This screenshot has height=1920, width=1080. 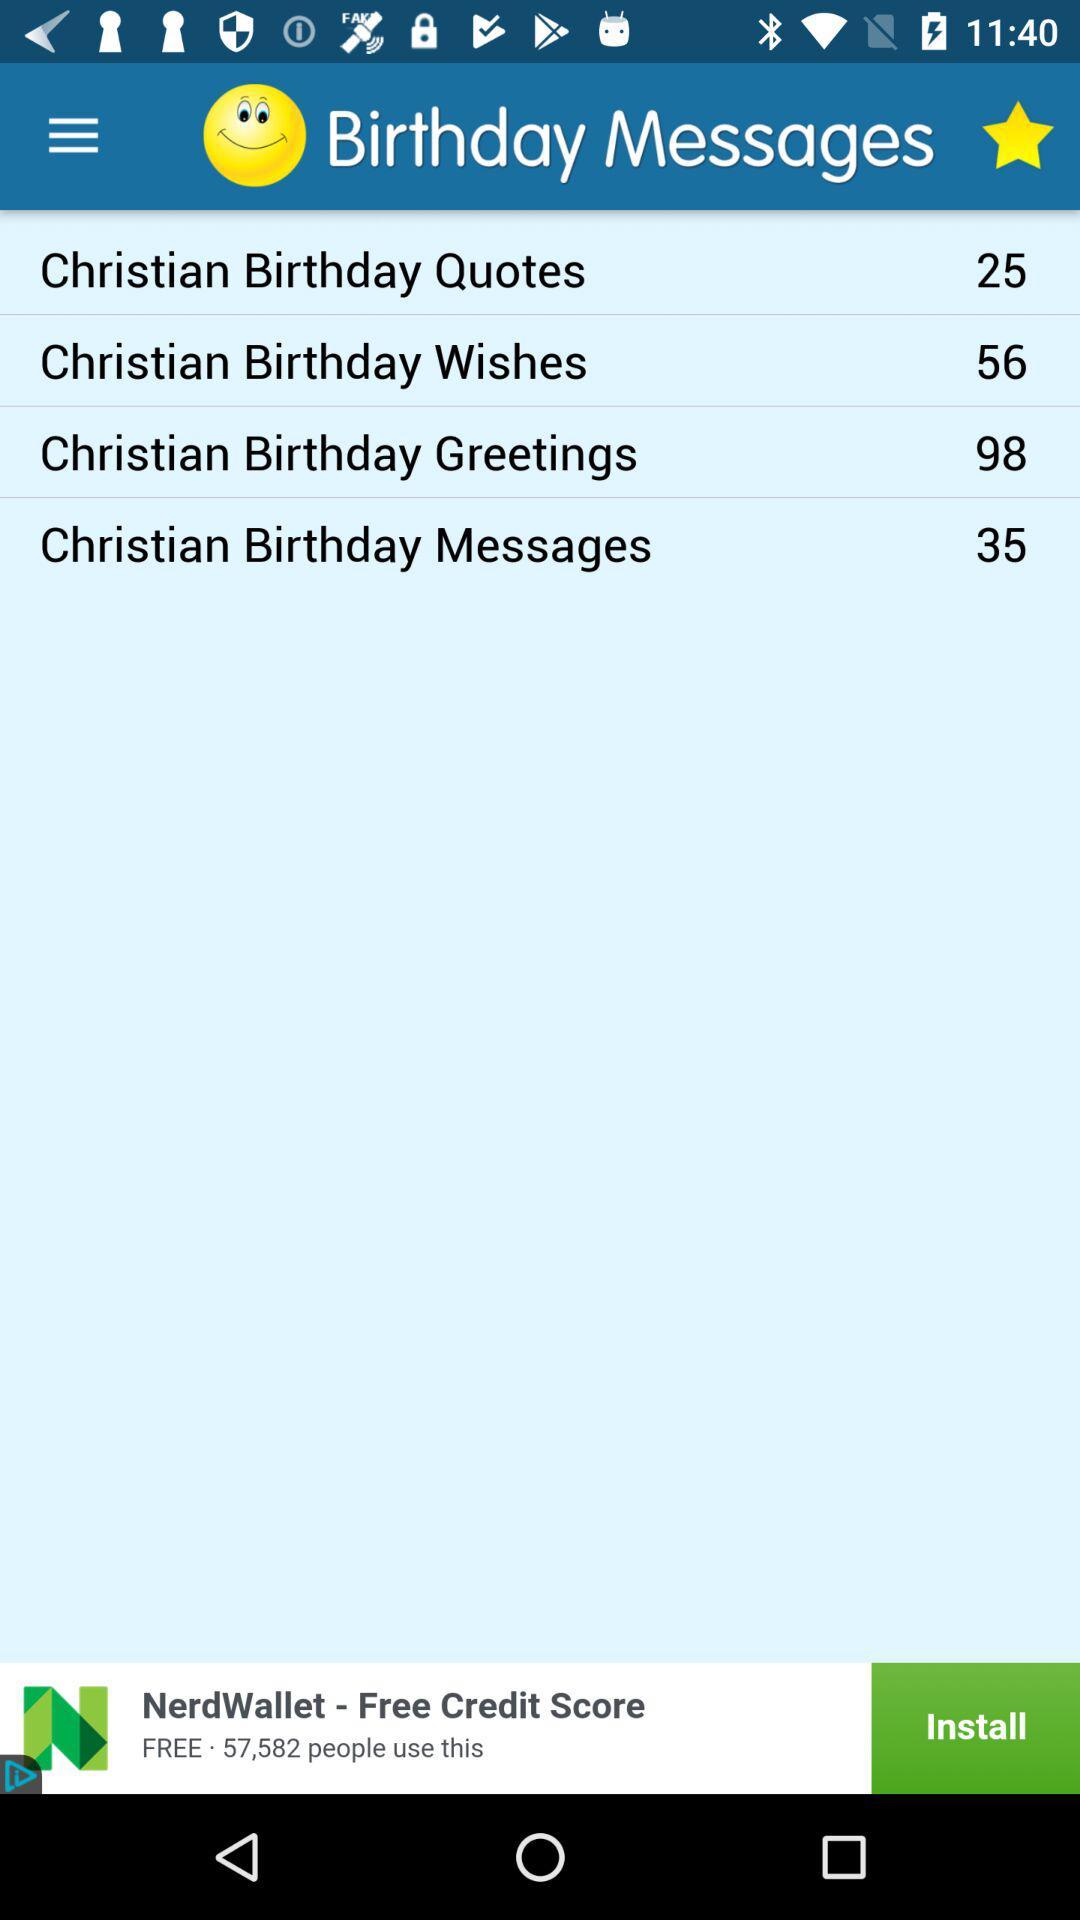 I want to click on item below 25 item, so click(x=1027, y=360).